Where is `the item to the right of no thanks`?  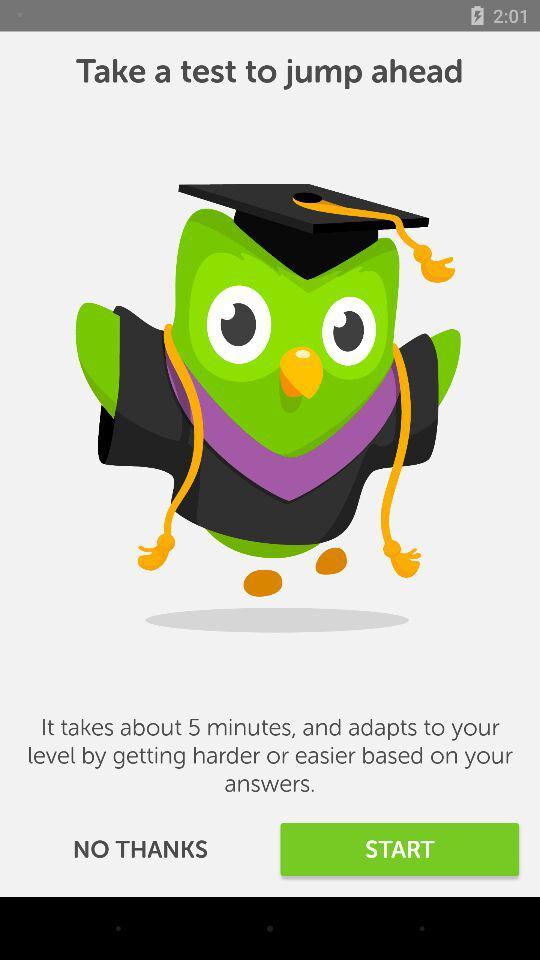 the item to the right of no thanks is located at coordinates (399, 848).